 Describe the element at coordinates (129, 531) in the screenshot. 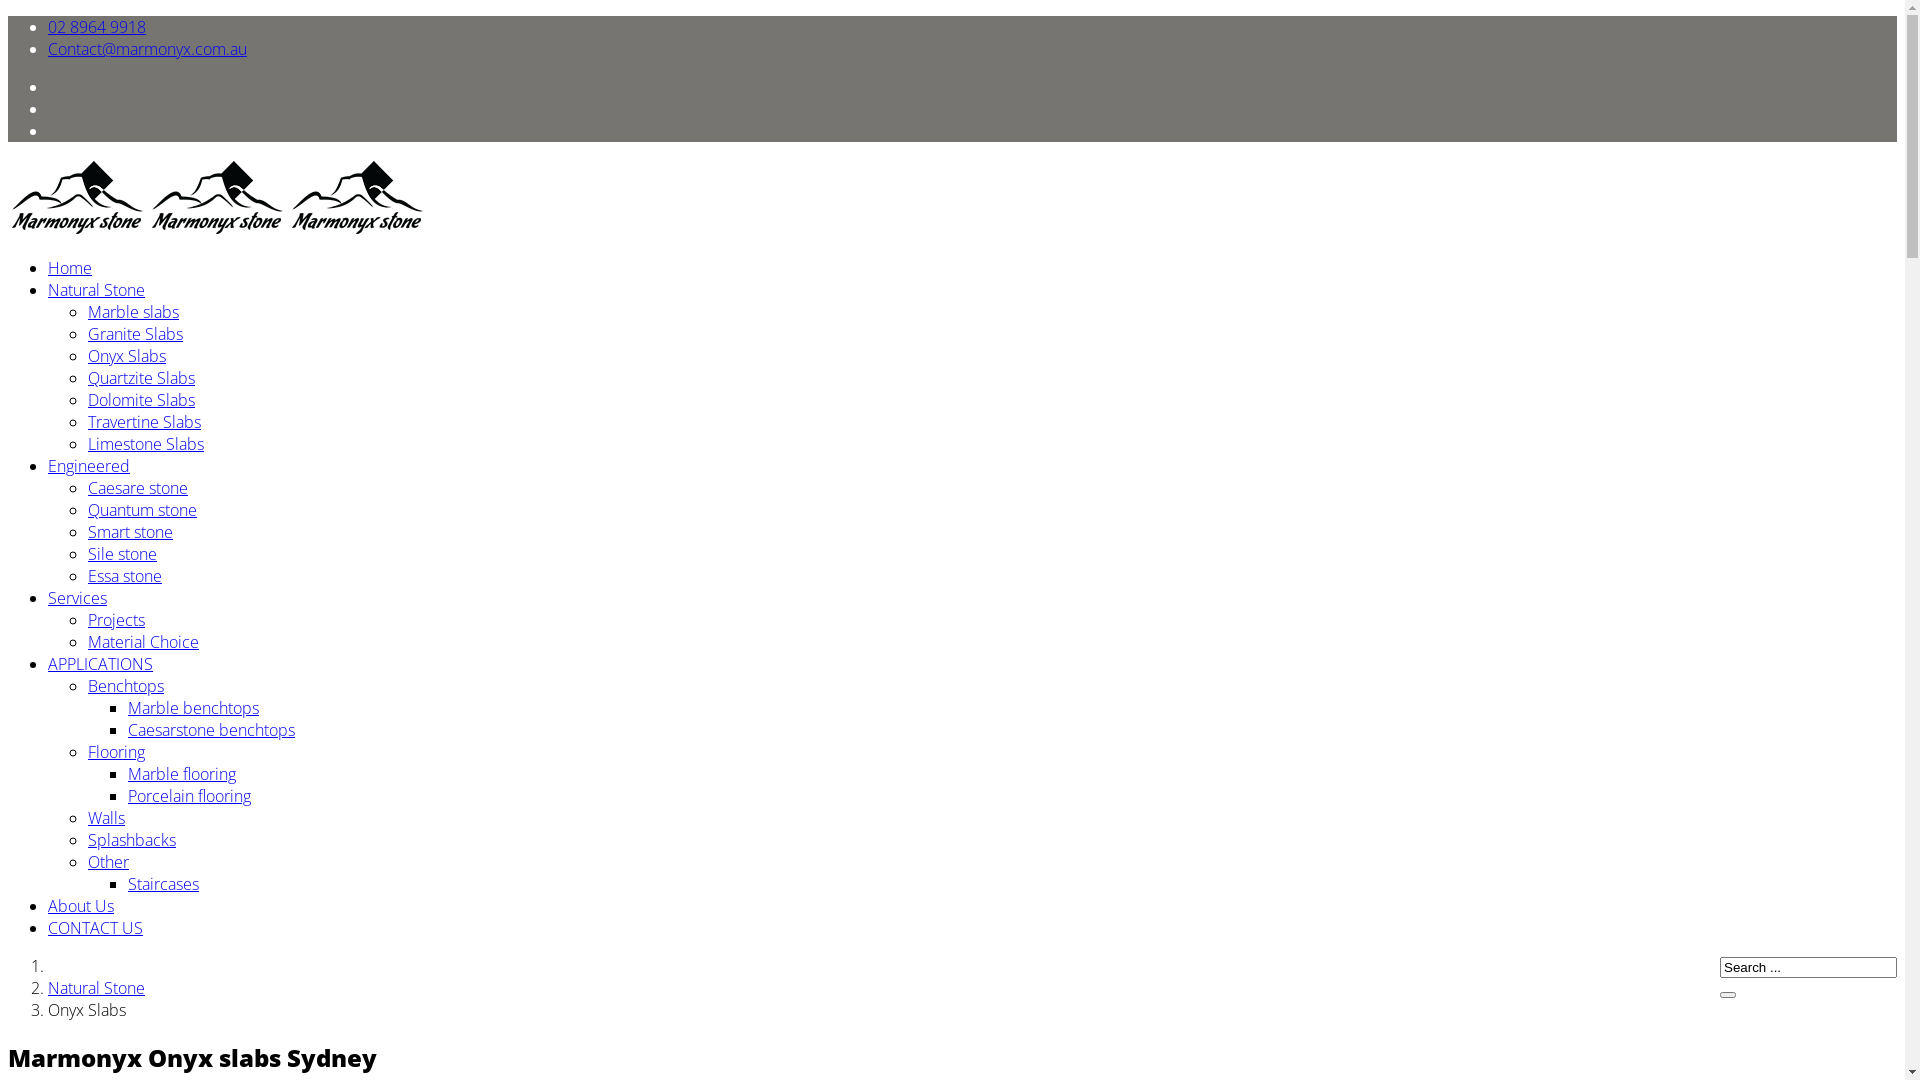

I see `'Smart stone'` at that location.